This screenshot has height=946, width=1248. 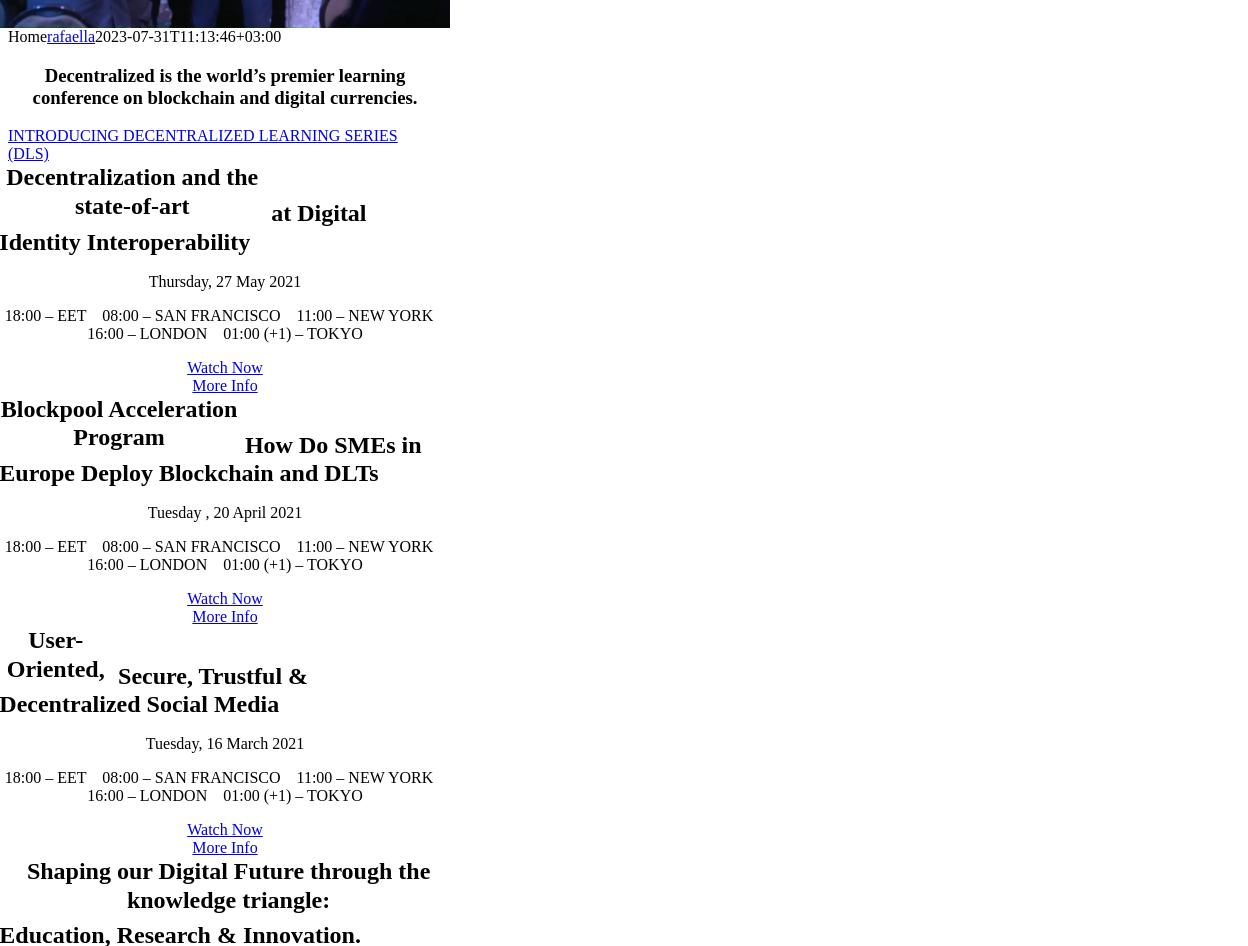 I want to click on 'at Digital Identity Interoperability', so click(x=203, y=327).